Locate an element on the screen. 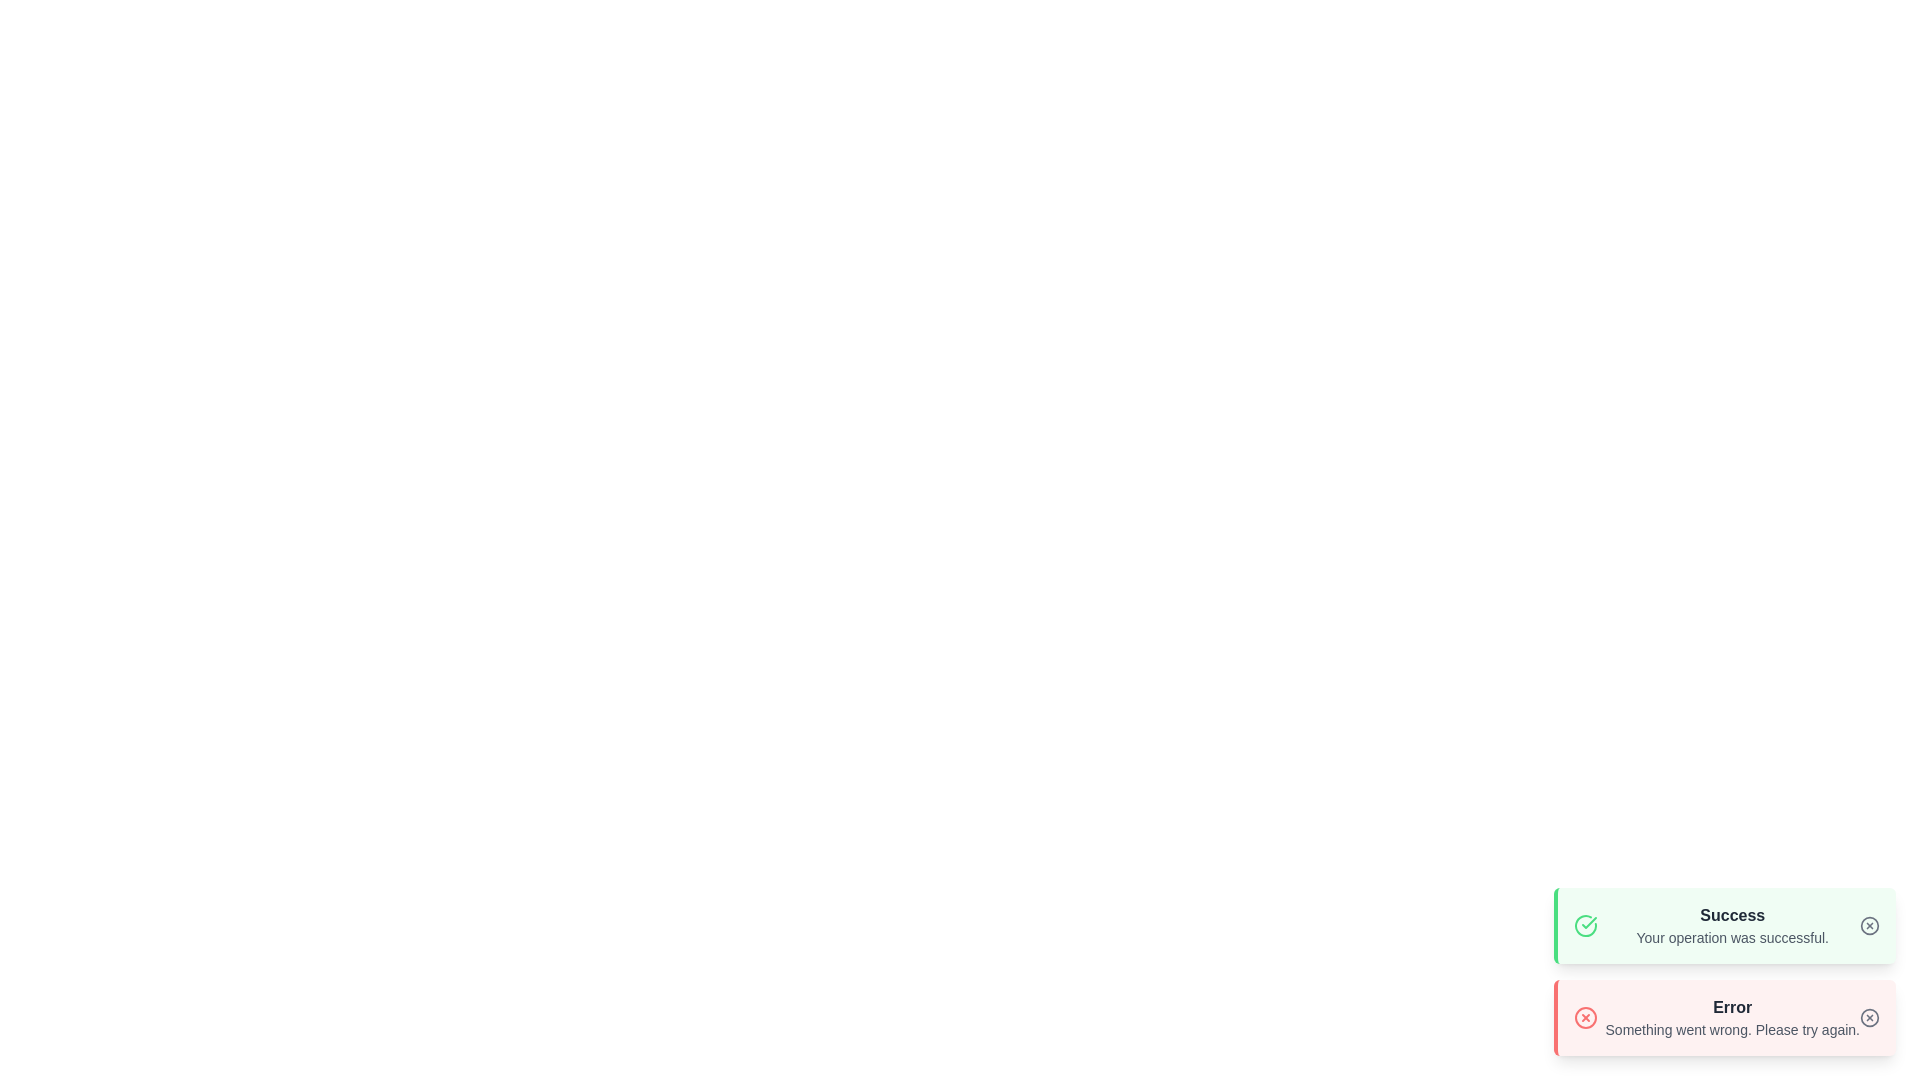 The image size is (1920, 1080). the 'Success' alert to observe the hover effect is located at coordinates (1722, 925).